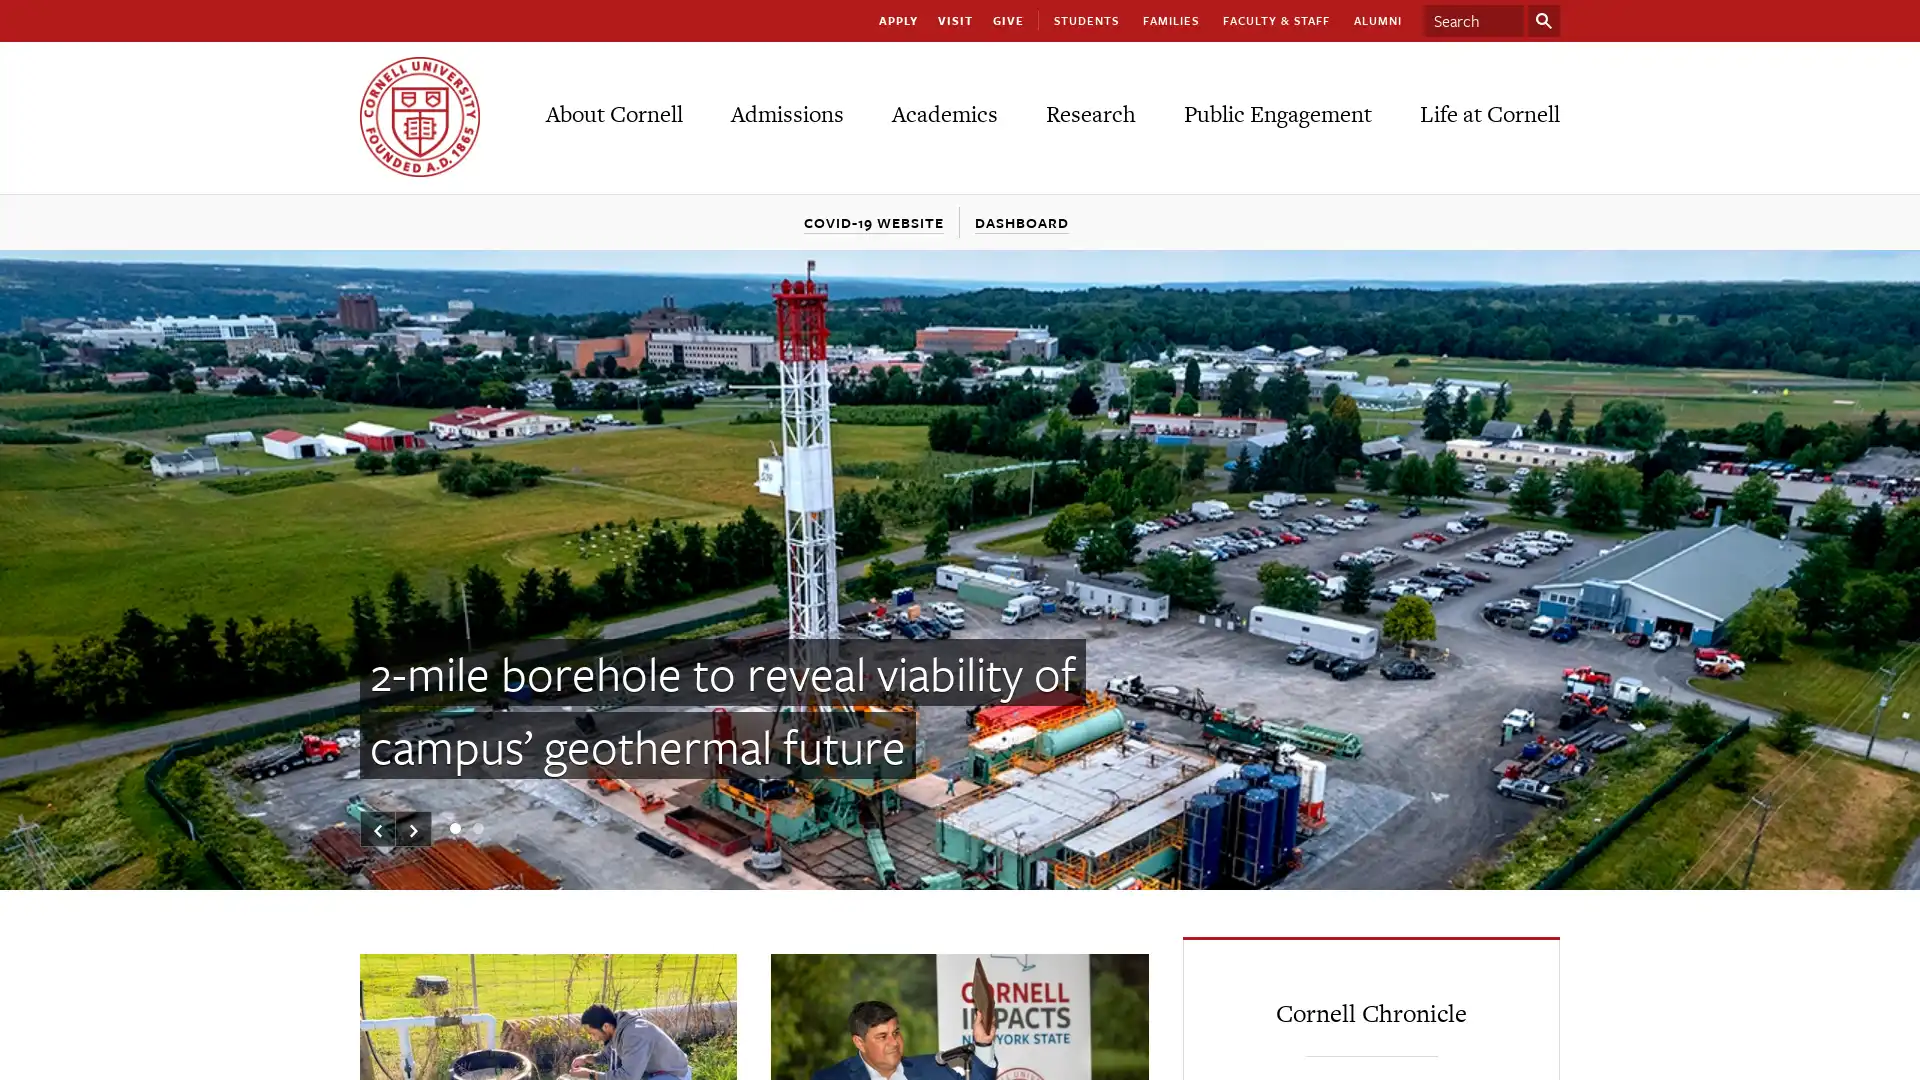 This screenshot has width=1920, height=1080. What do you see at coordinates (412, 829) in the screenshot?
I see `Next slide` at bounding box center [412, 829].